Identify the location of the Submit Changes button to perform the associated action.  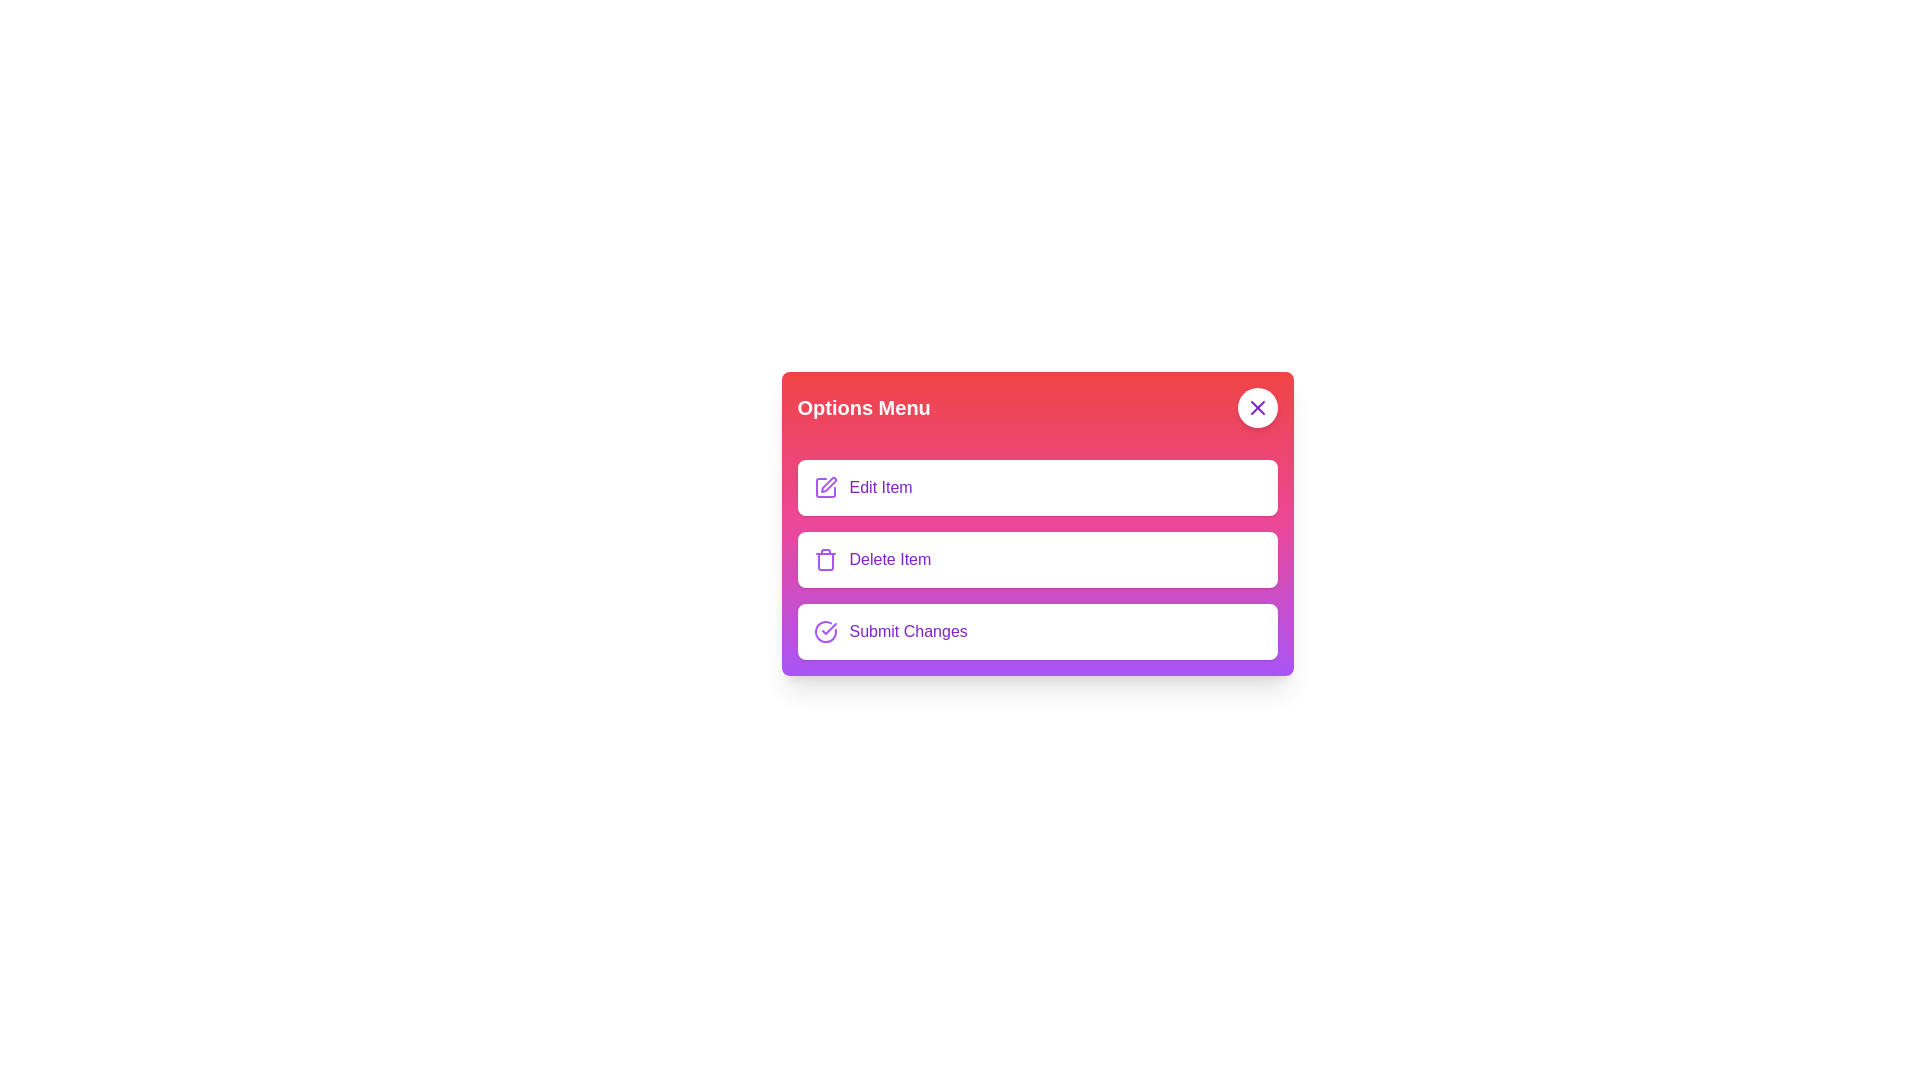
(825, 632).